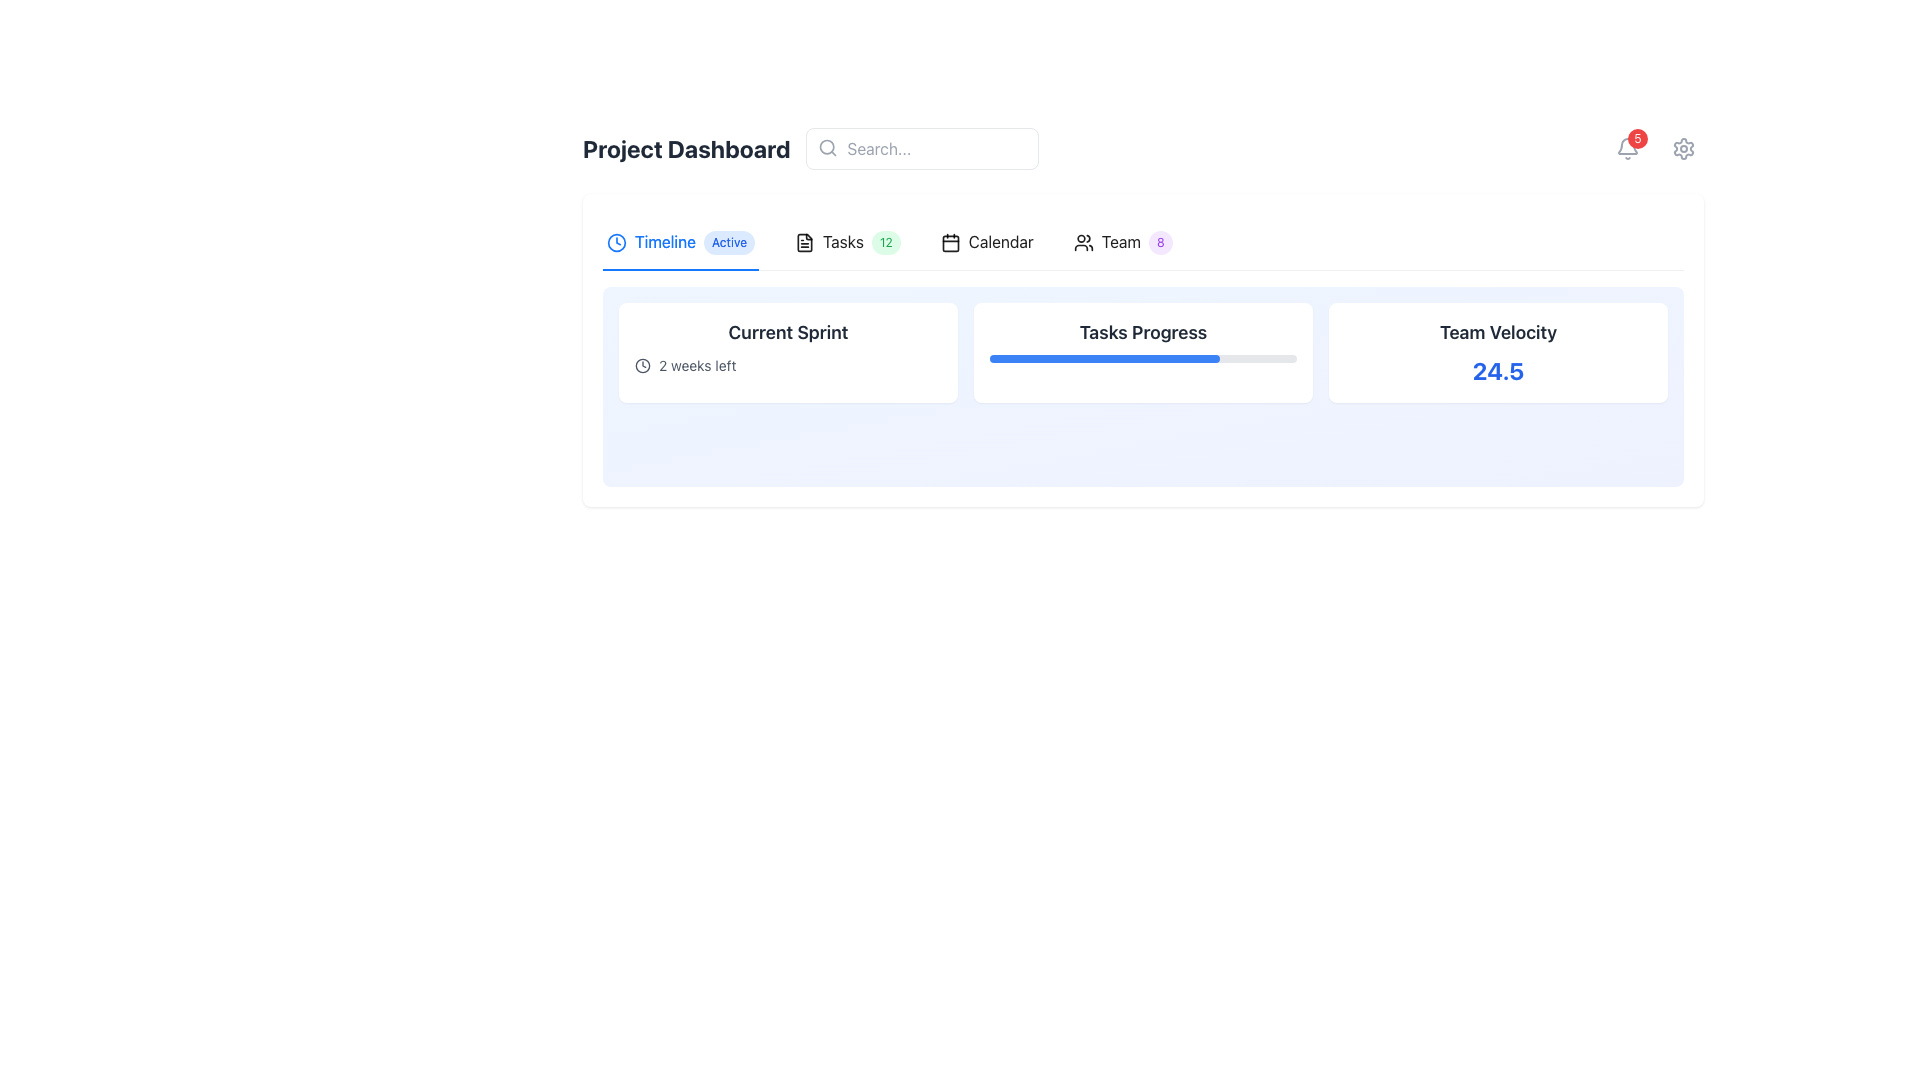 The image size is (1920, 1080). Describe the element at coordinates (885, 241) in the screenshot. I see `the Badge with numeric data indicating the count of pending tasks in the top navigation bar, positioned next to the 'Tasks' label and icon` at that location.